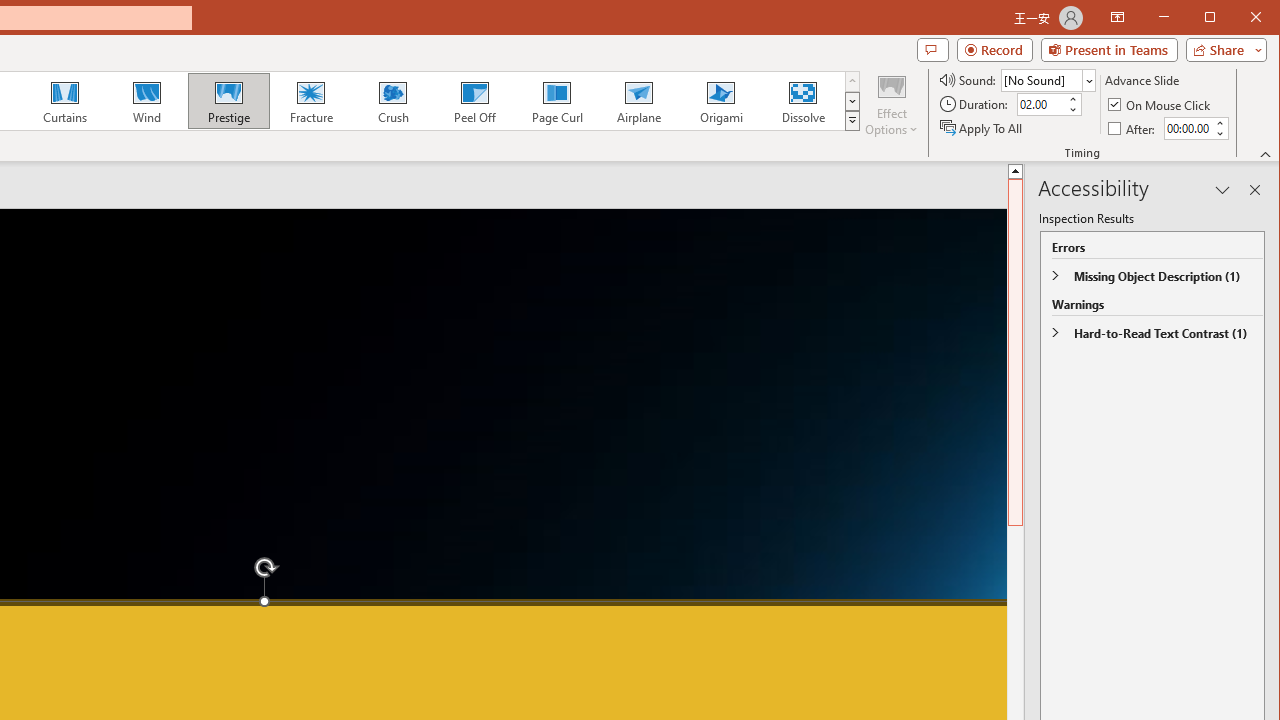  I want to click on 'Sound', so click(1047, 79).